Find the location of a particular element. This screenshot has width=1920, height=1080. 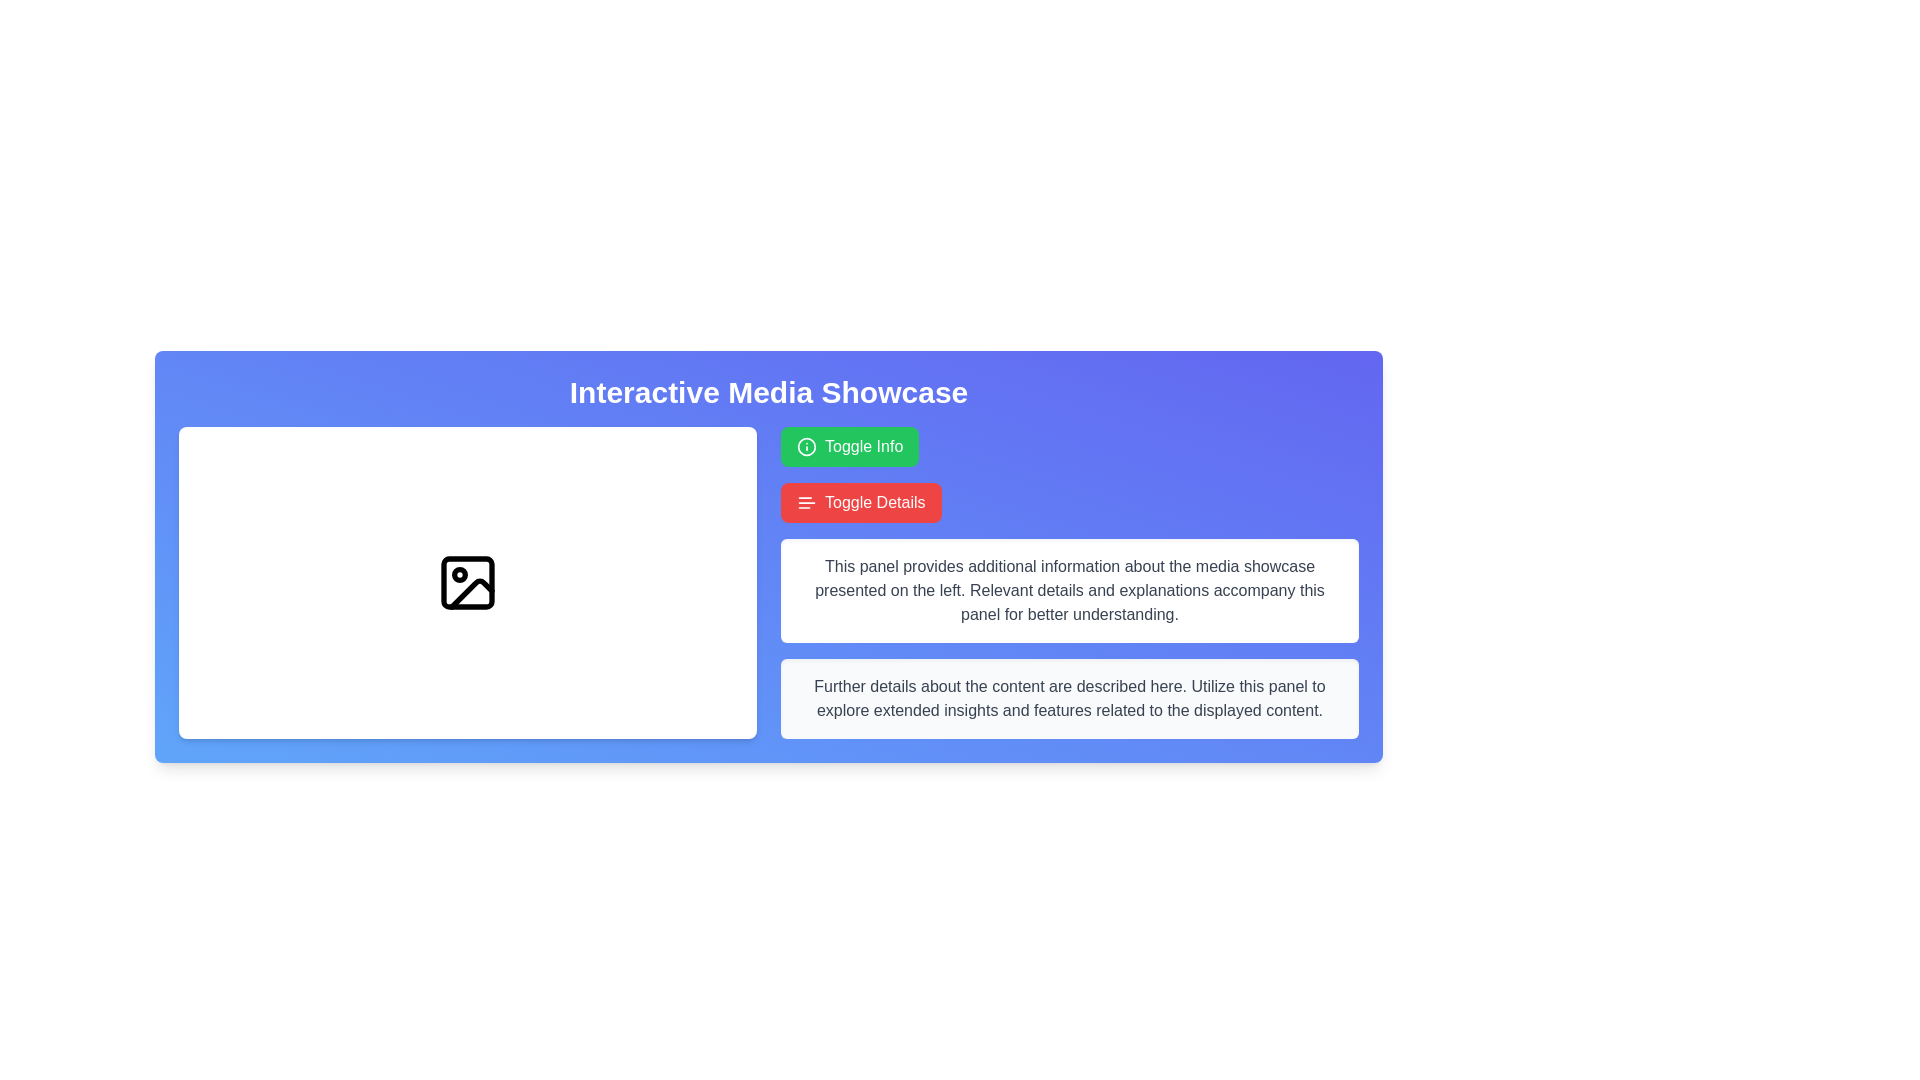

the rectangular SVG subcomponent located on the left side of the interface, which serves as a frame or boundary within the image representation is located at coordinates (466, 582).